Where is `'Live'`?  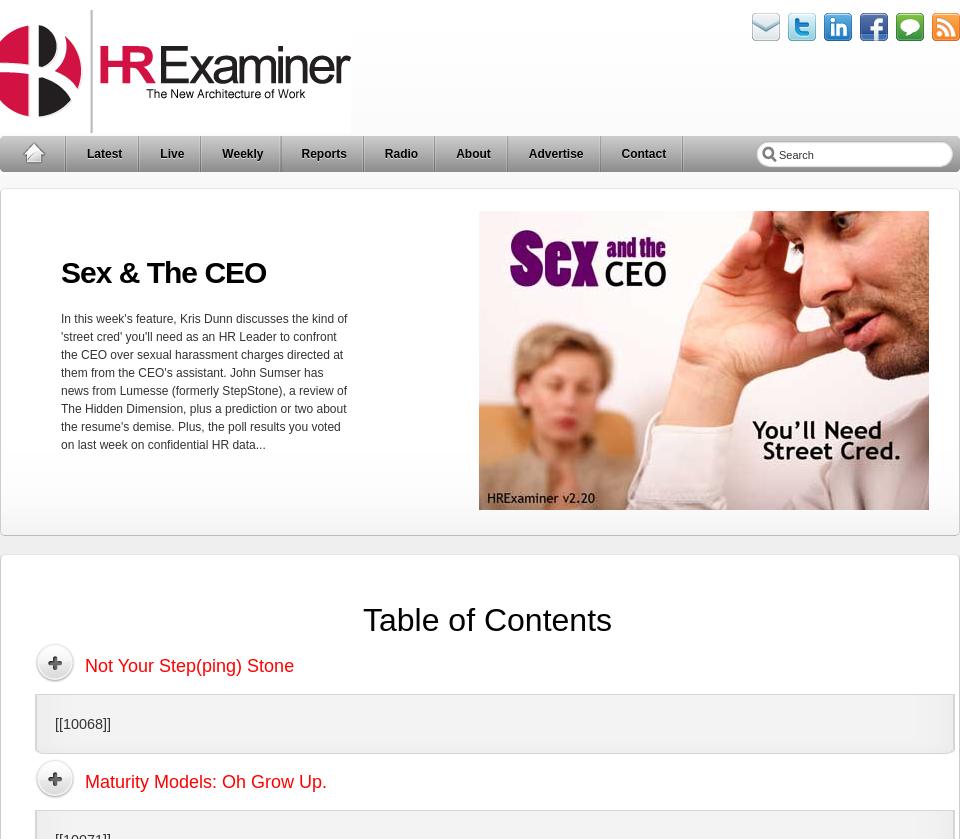 'Live' is located at coordinates (171, 154).